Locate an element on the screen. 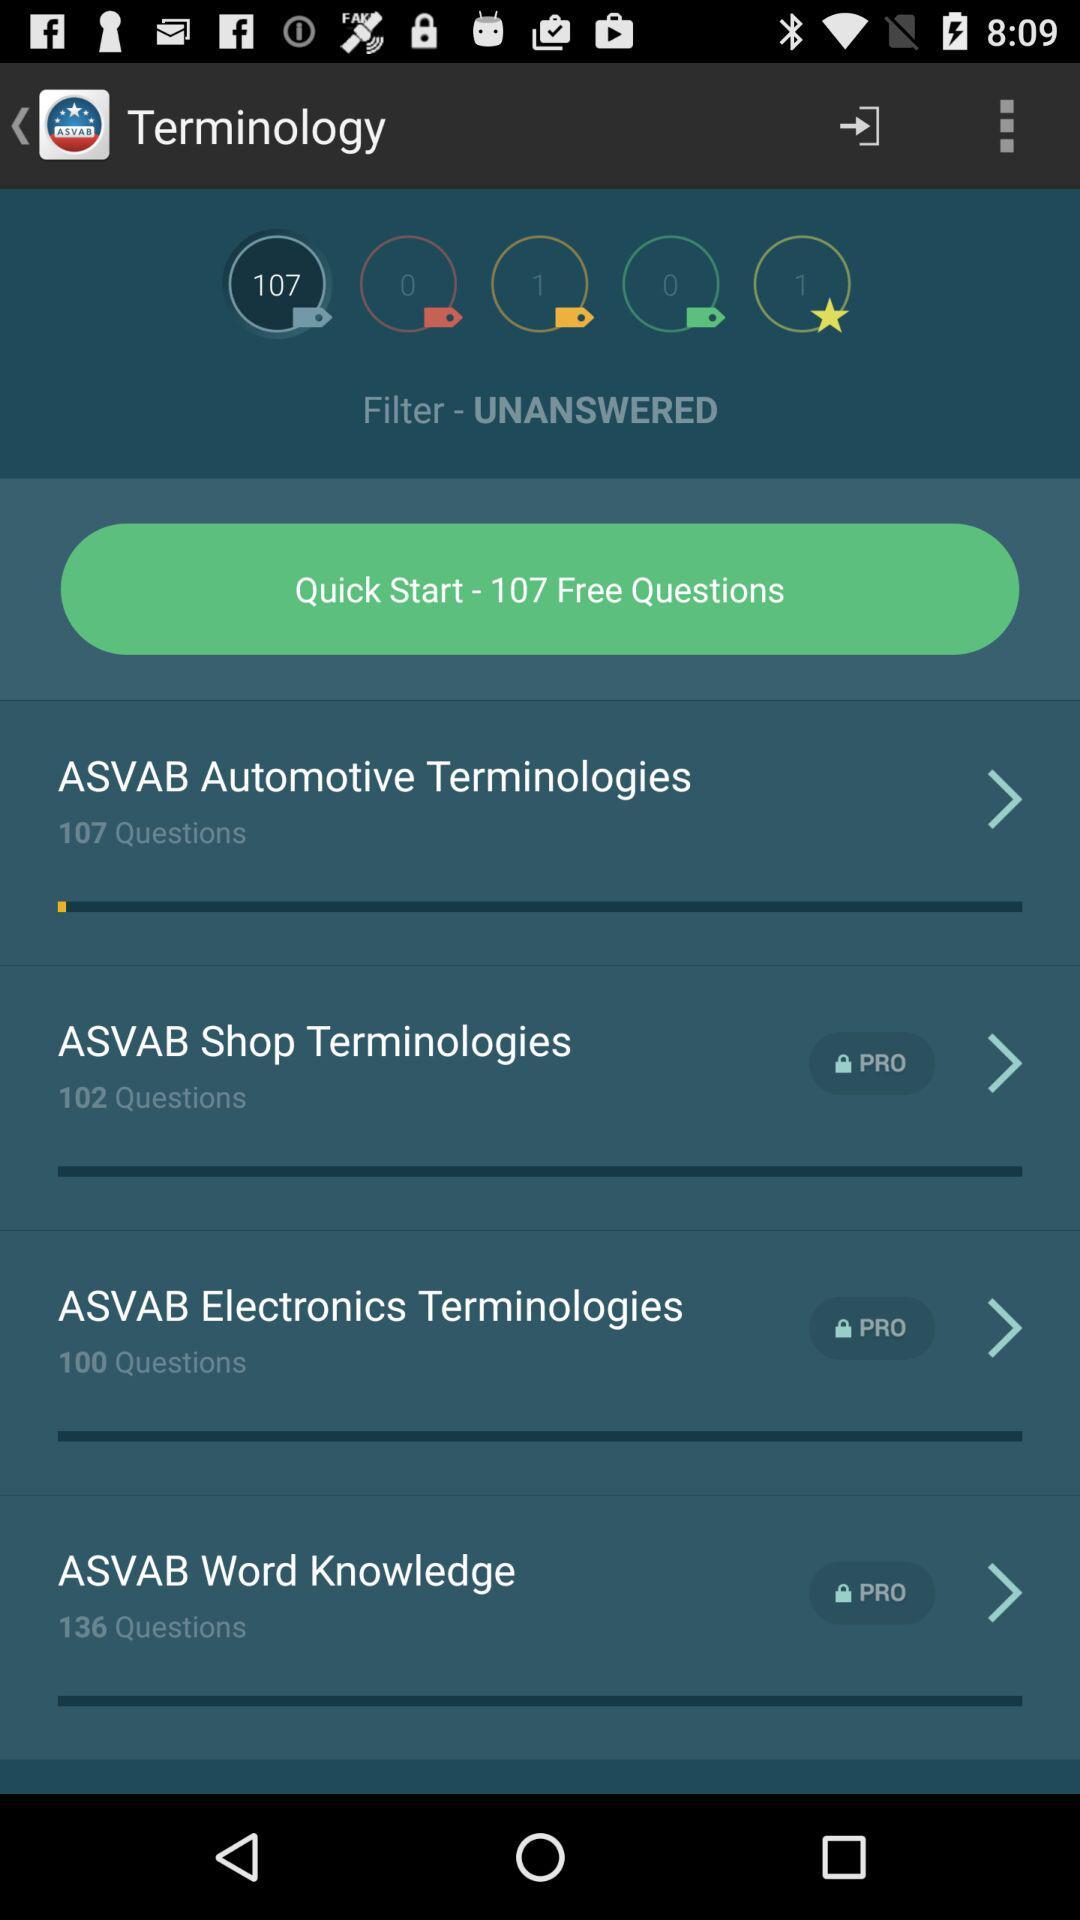  the item next to the terminology app is located at coordinates (858, 124).